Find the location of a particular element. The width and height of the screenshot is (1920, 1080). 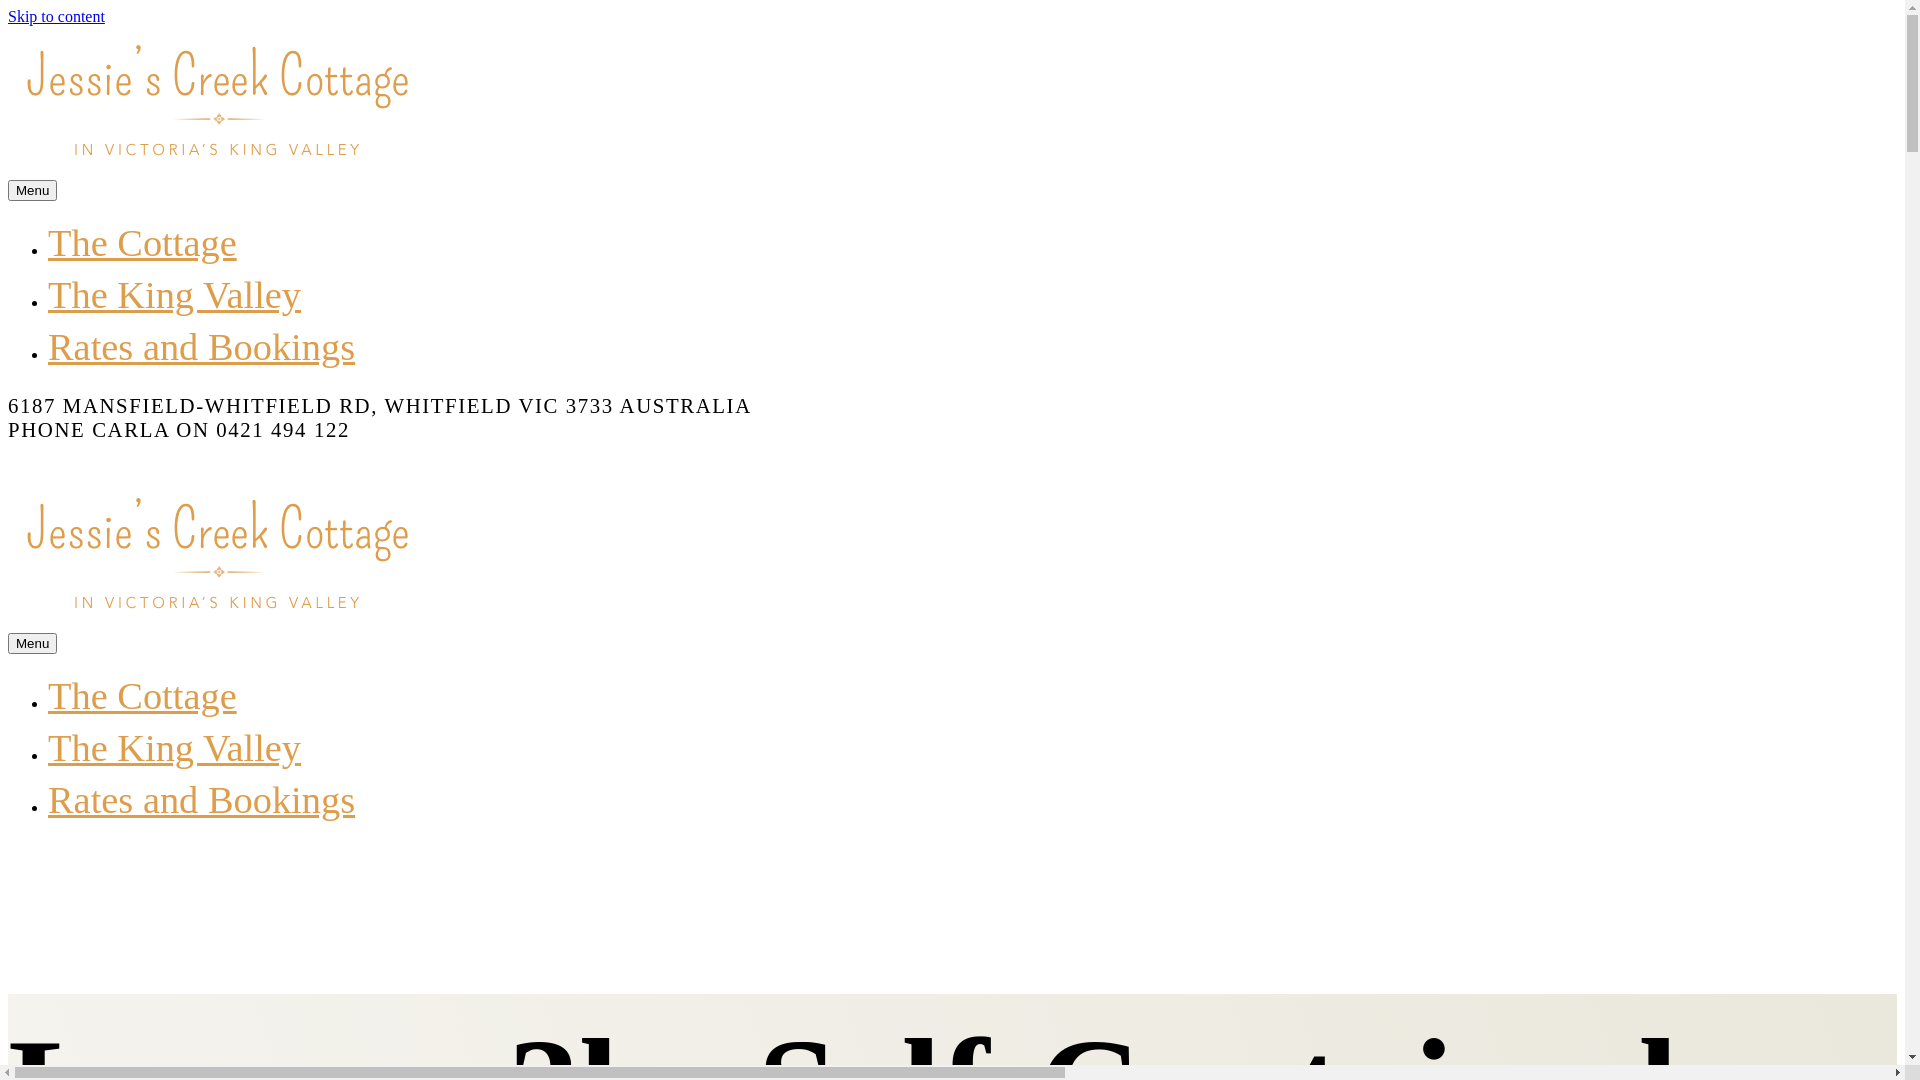

'The King Valley' is located at coordinates (174, 748).